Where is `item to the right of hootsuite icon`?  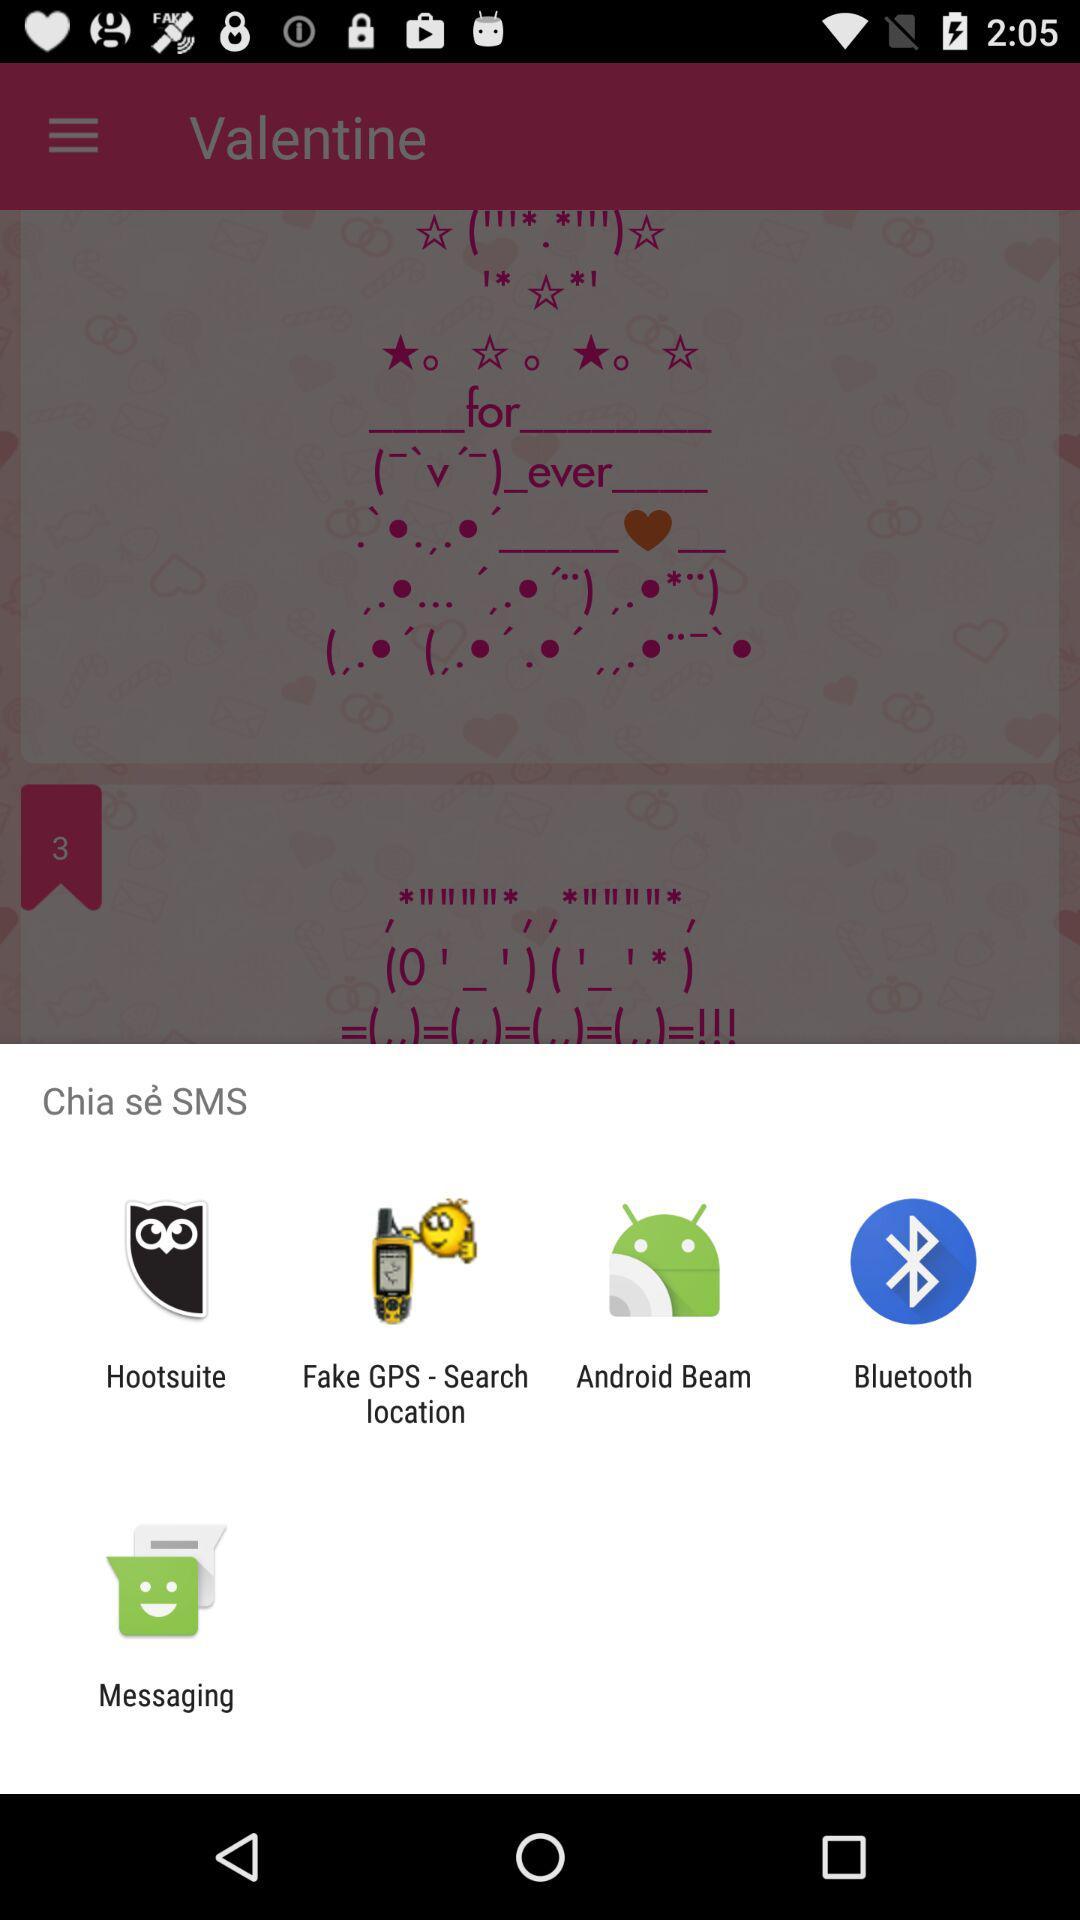 item to the right of hootsuite icon is located at coordinates (414, 1392).